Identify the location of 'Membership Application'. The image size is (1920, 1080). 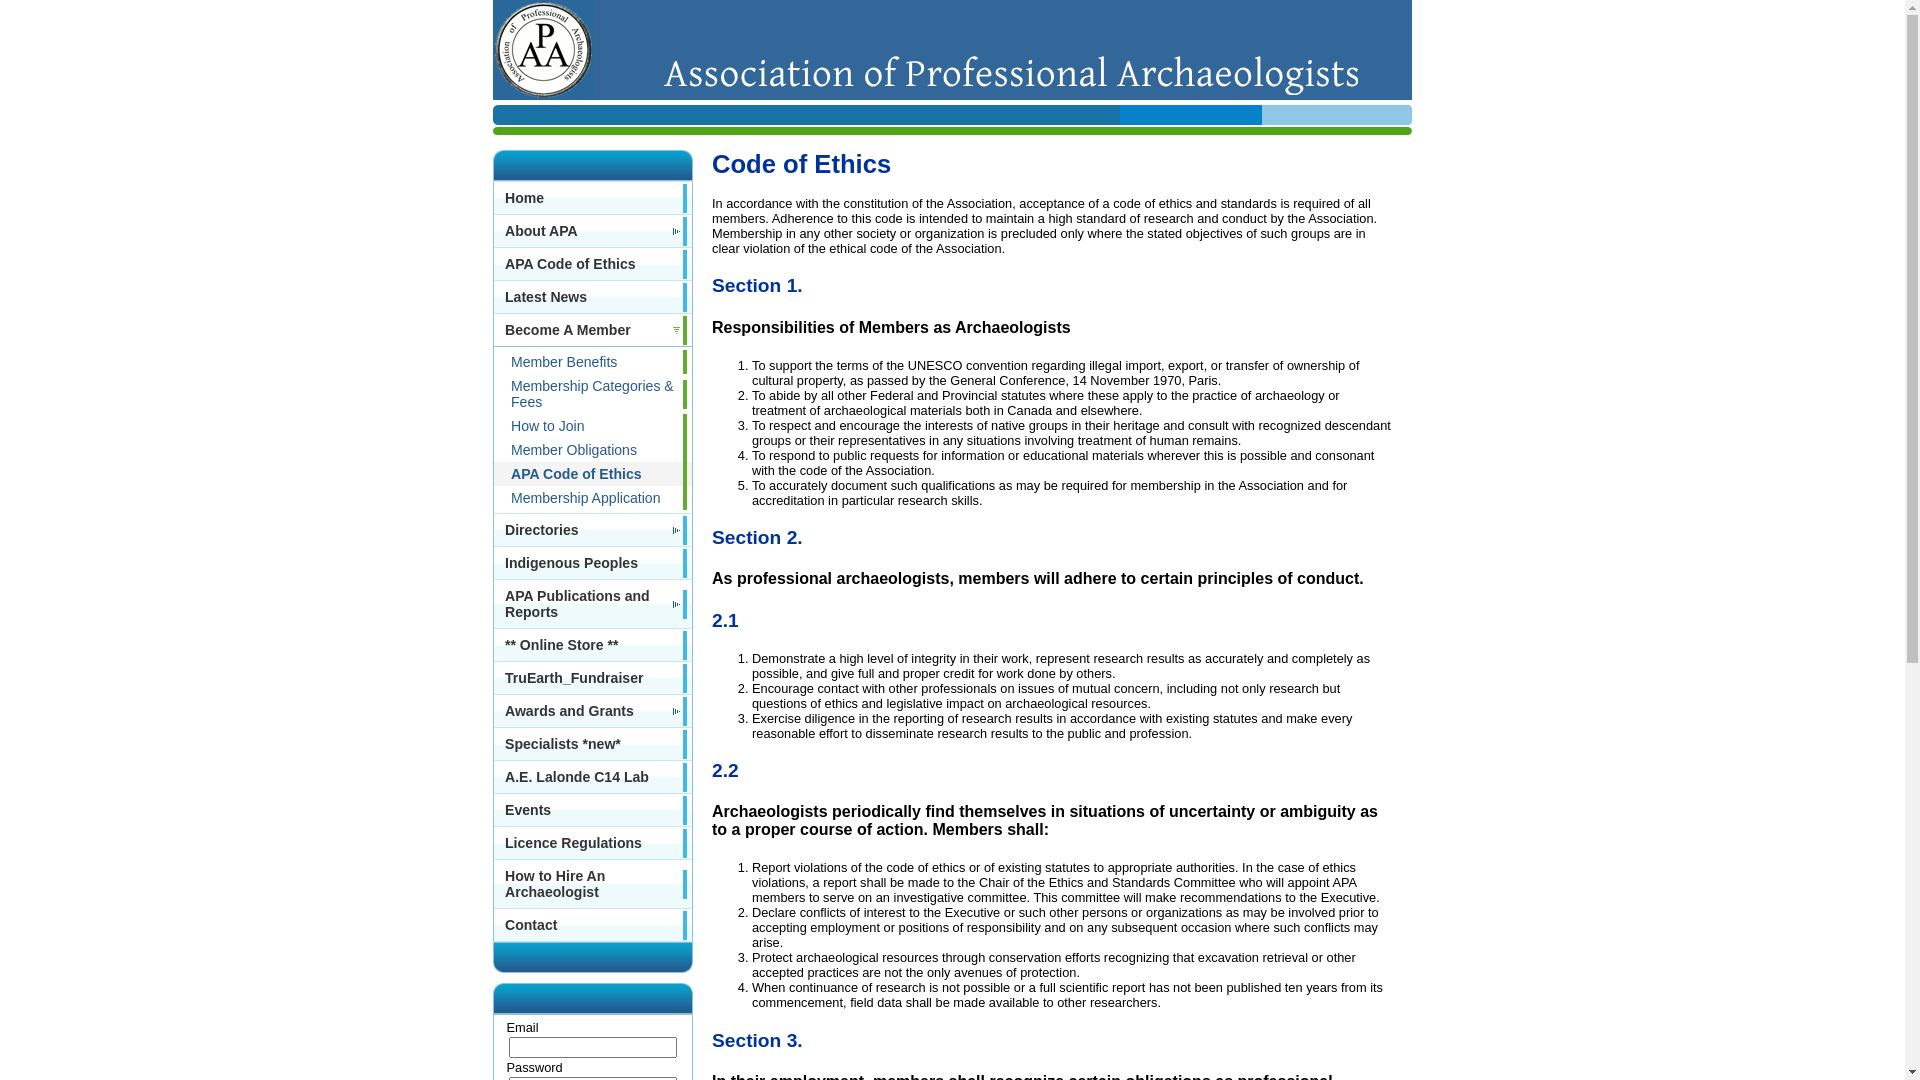
(592, 496).